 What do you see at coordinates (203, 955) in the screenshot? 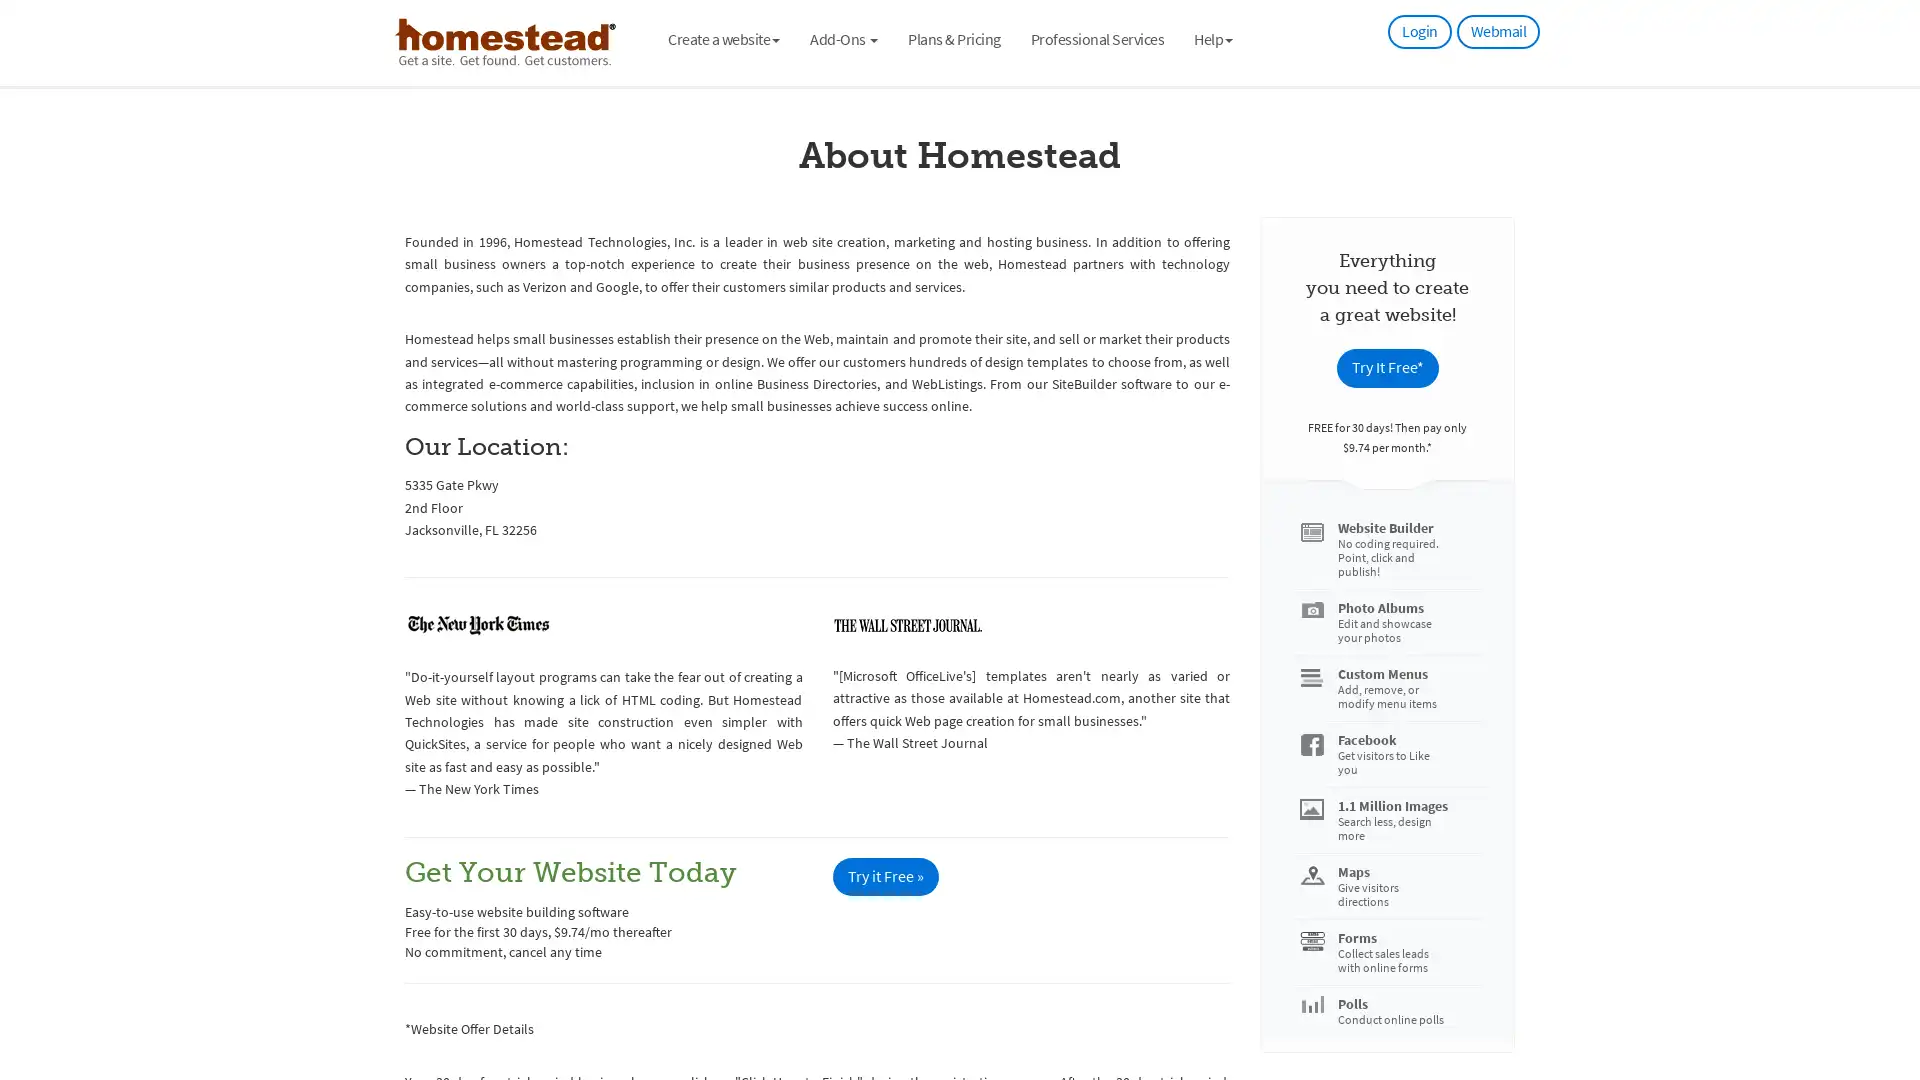
I see `Got It` at bounding box center [203, 955].